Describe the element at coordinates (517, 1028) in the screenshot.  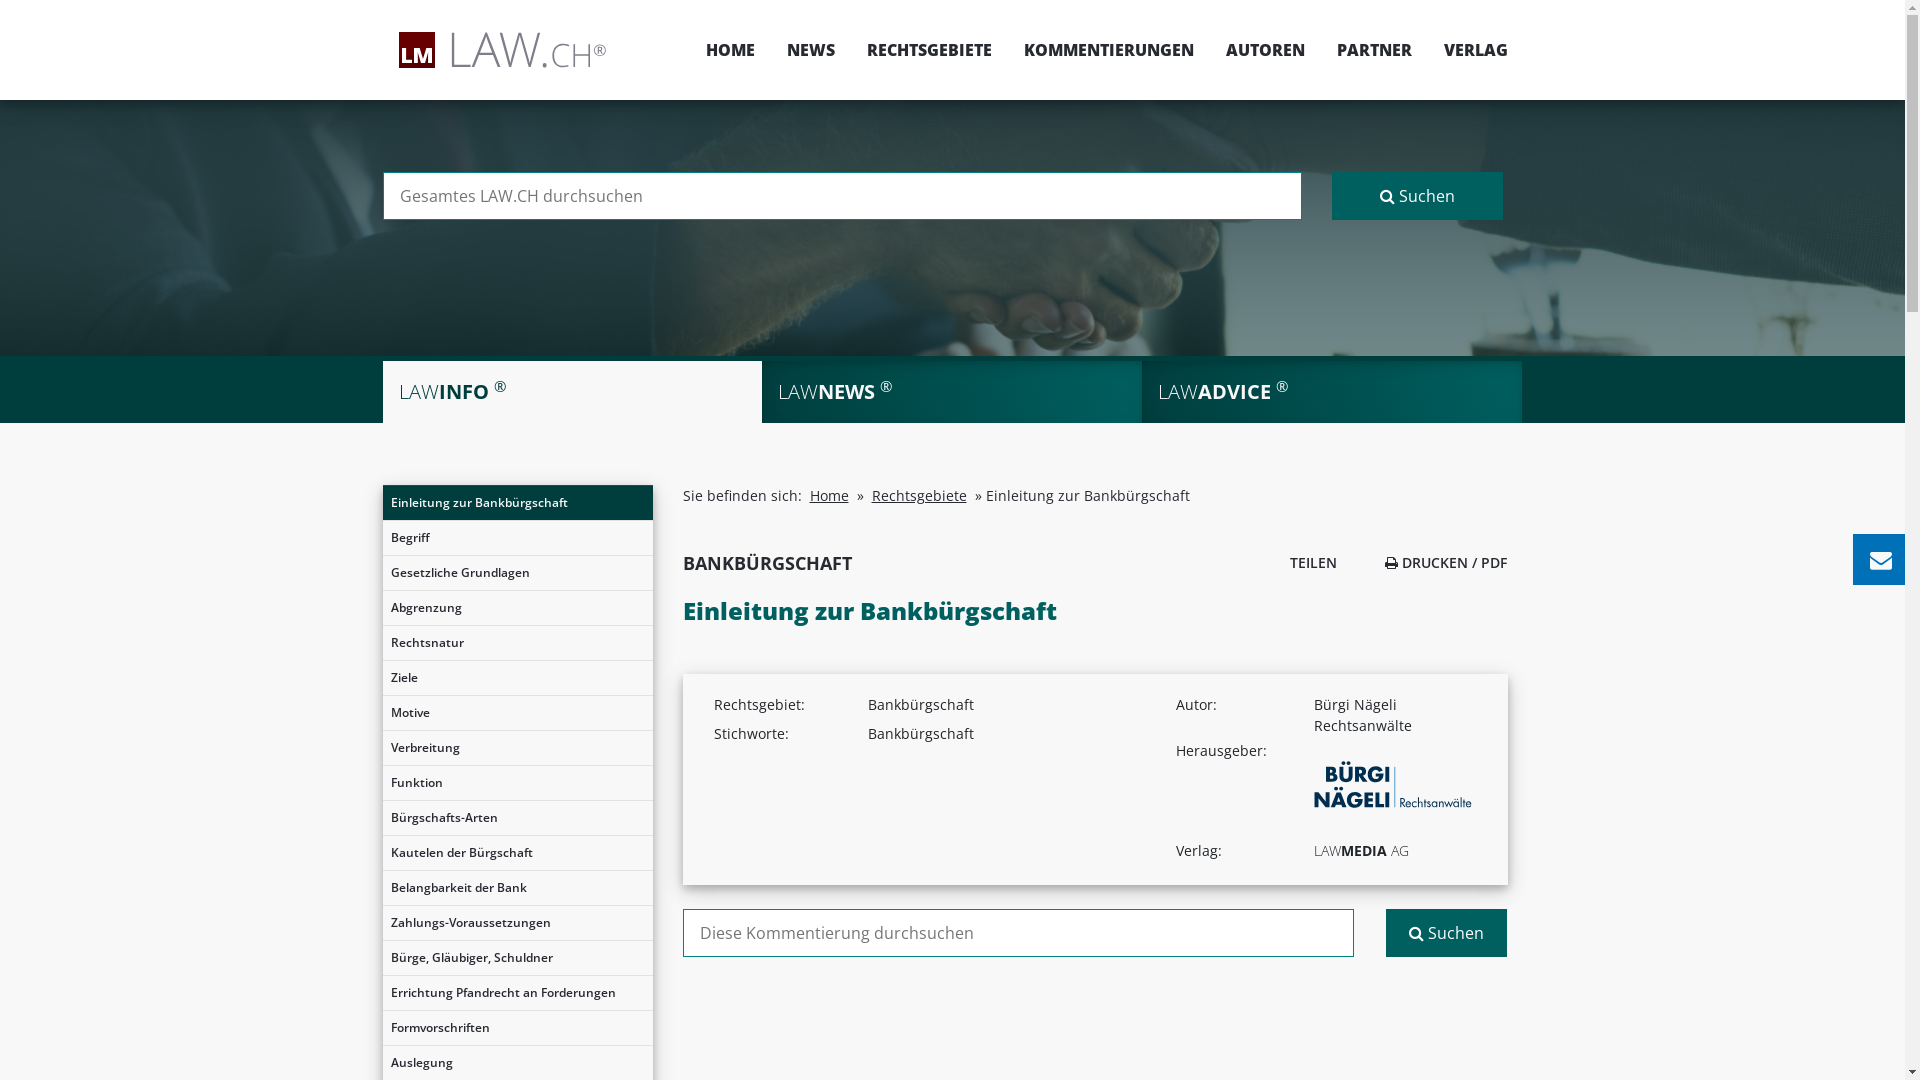
I see `'Formvorschriften'` at that location.